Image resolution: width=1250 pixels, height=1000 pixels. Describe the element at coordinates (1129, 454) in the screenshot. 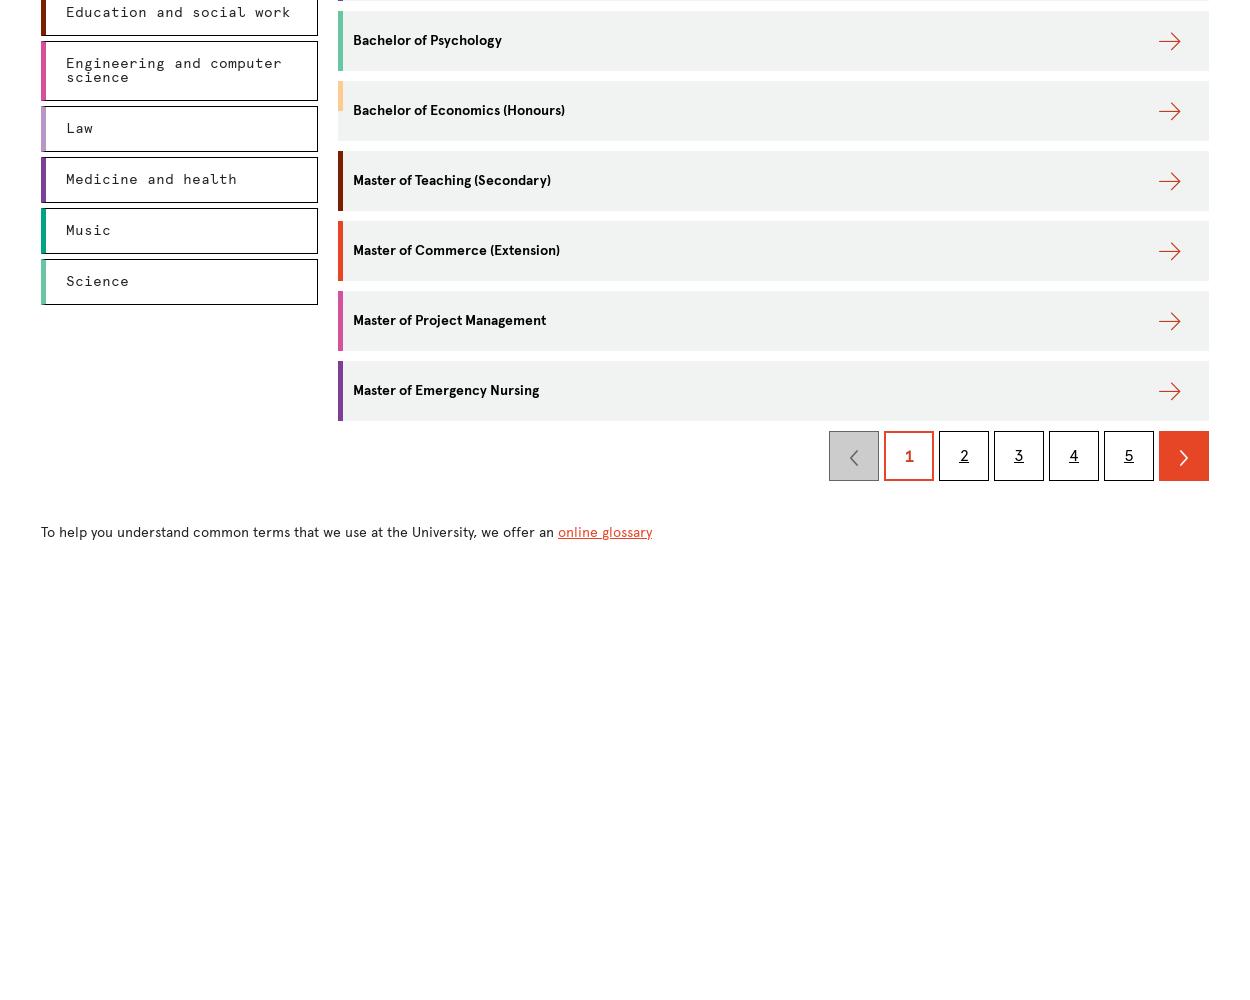

I see `'5'` at that location.